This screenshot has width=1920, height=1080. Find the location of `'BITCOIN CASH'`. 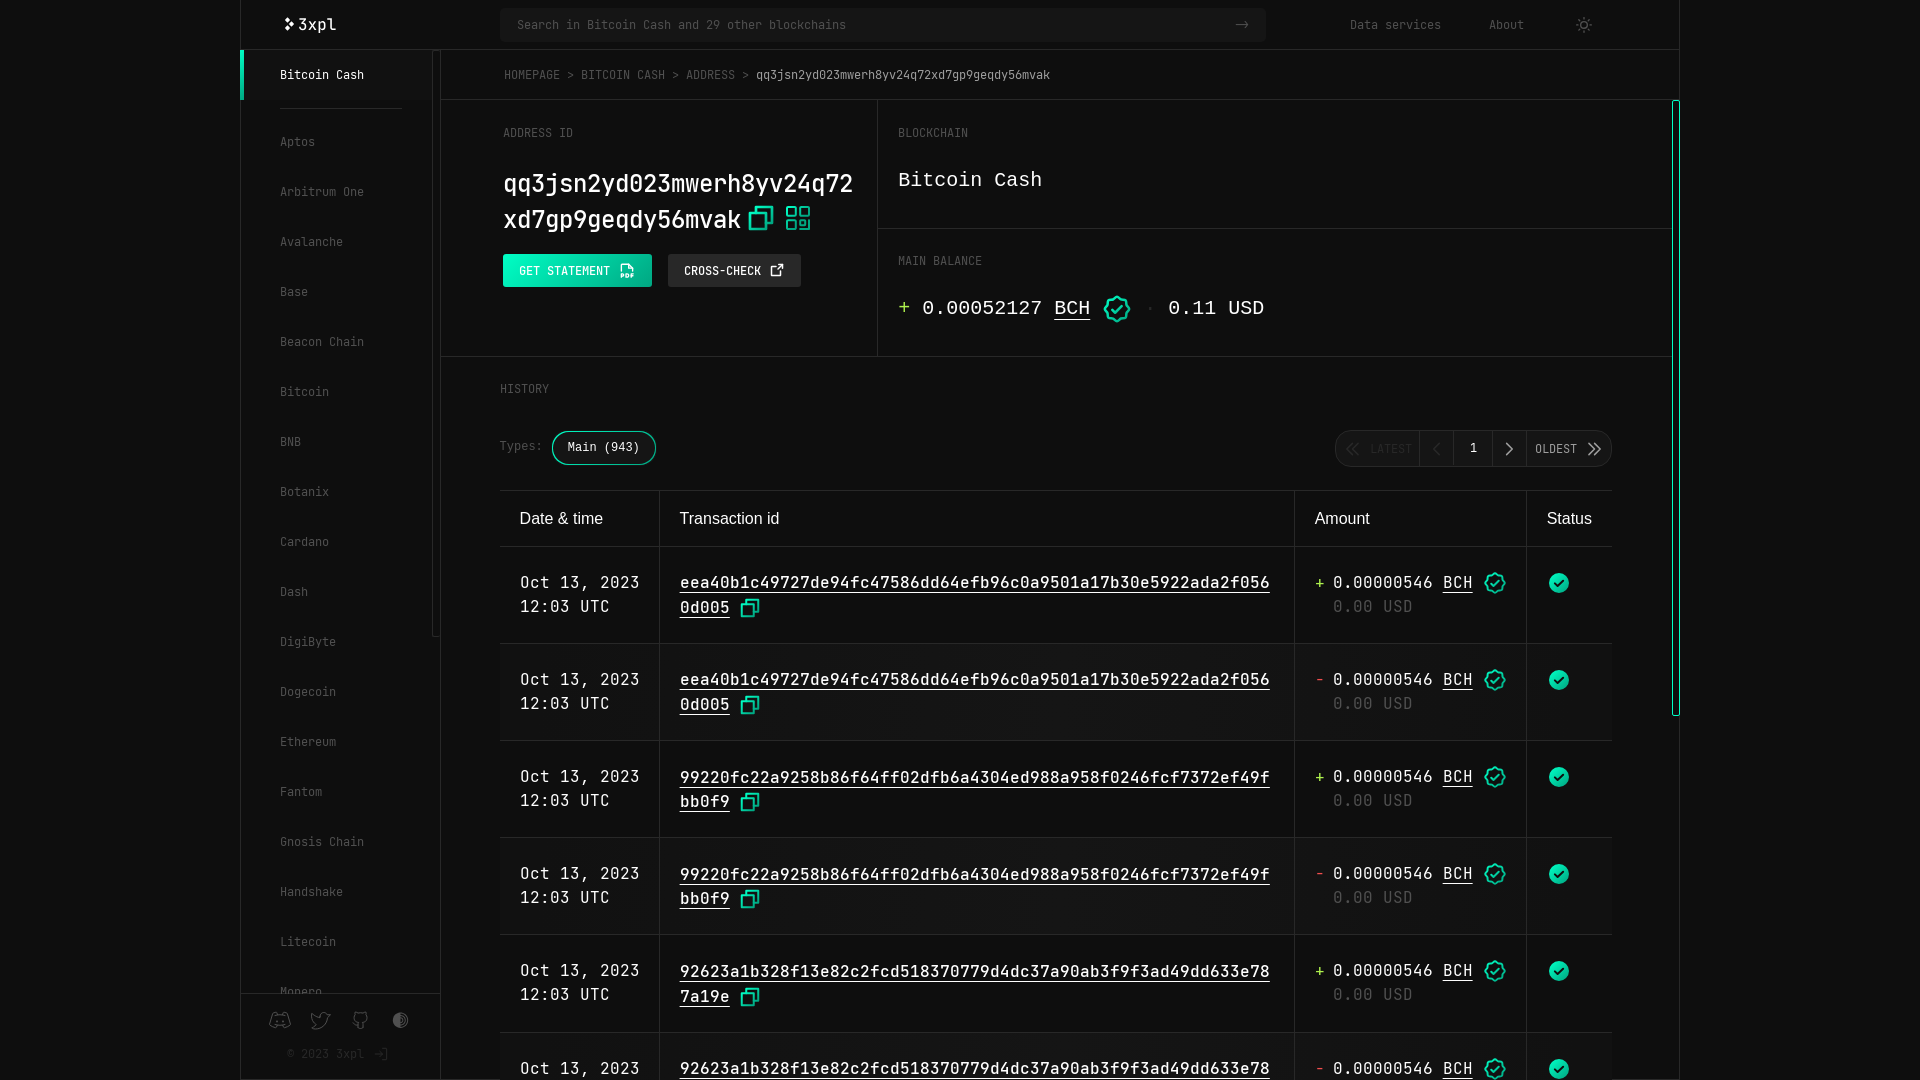

'BITCOIN CASH' is located at coordinates (622, 73).